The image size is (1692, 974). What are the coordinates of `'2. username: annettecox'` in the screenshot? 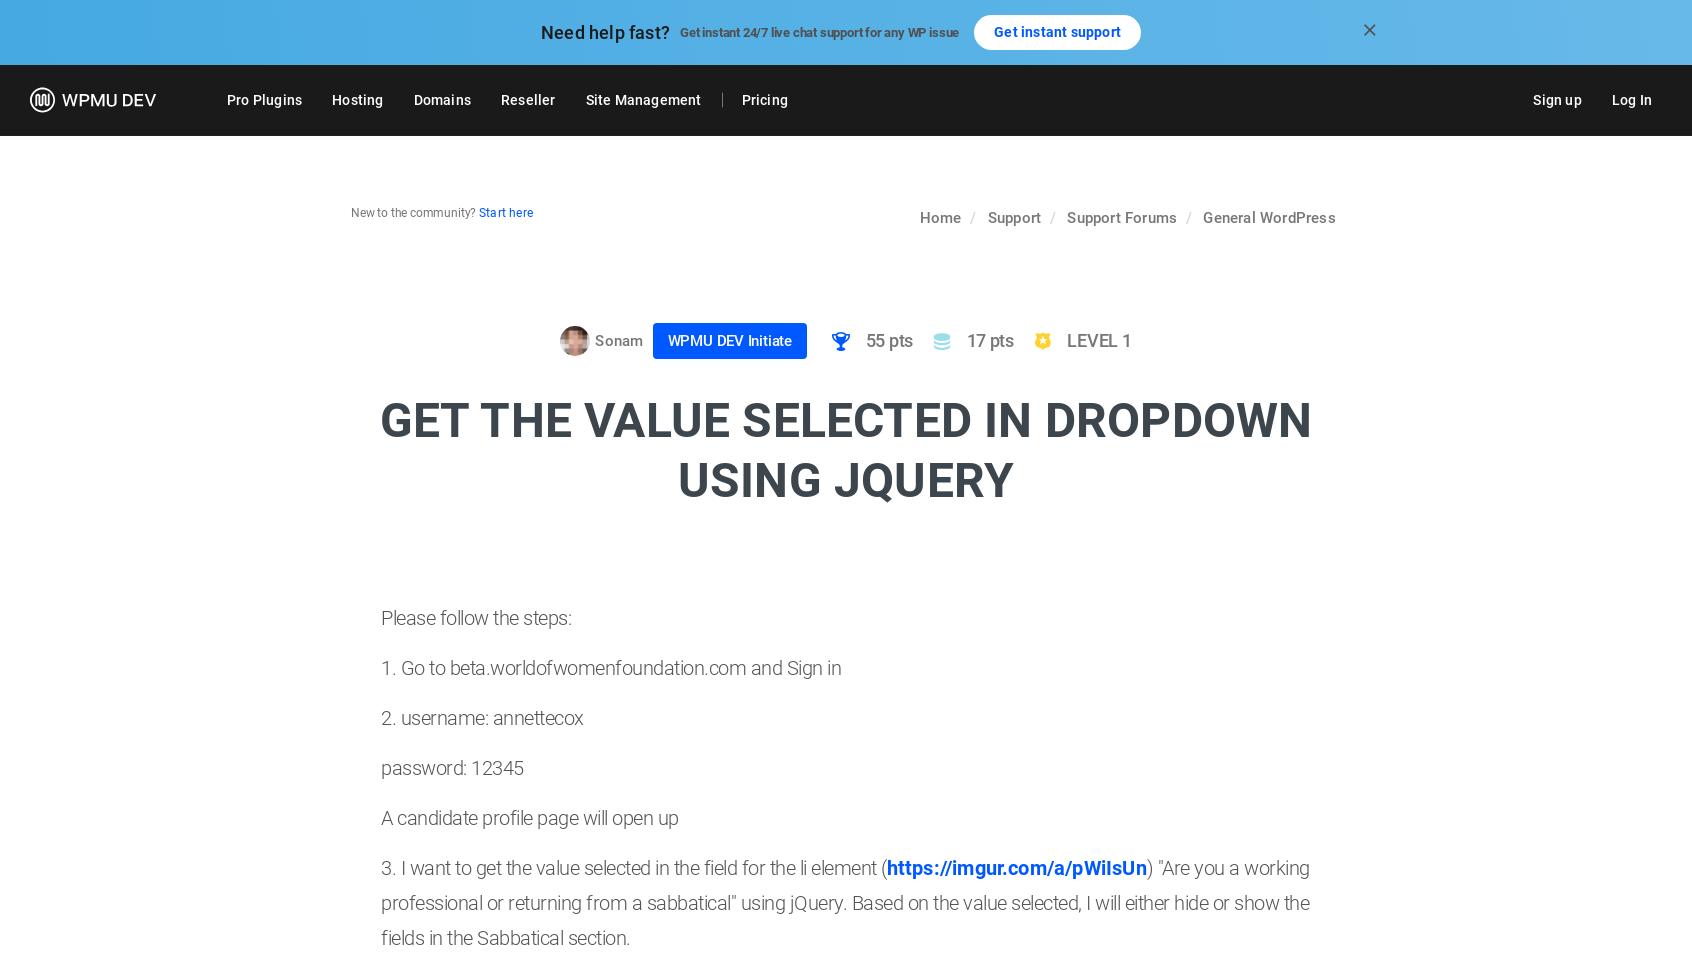 It's located at (481, 716).